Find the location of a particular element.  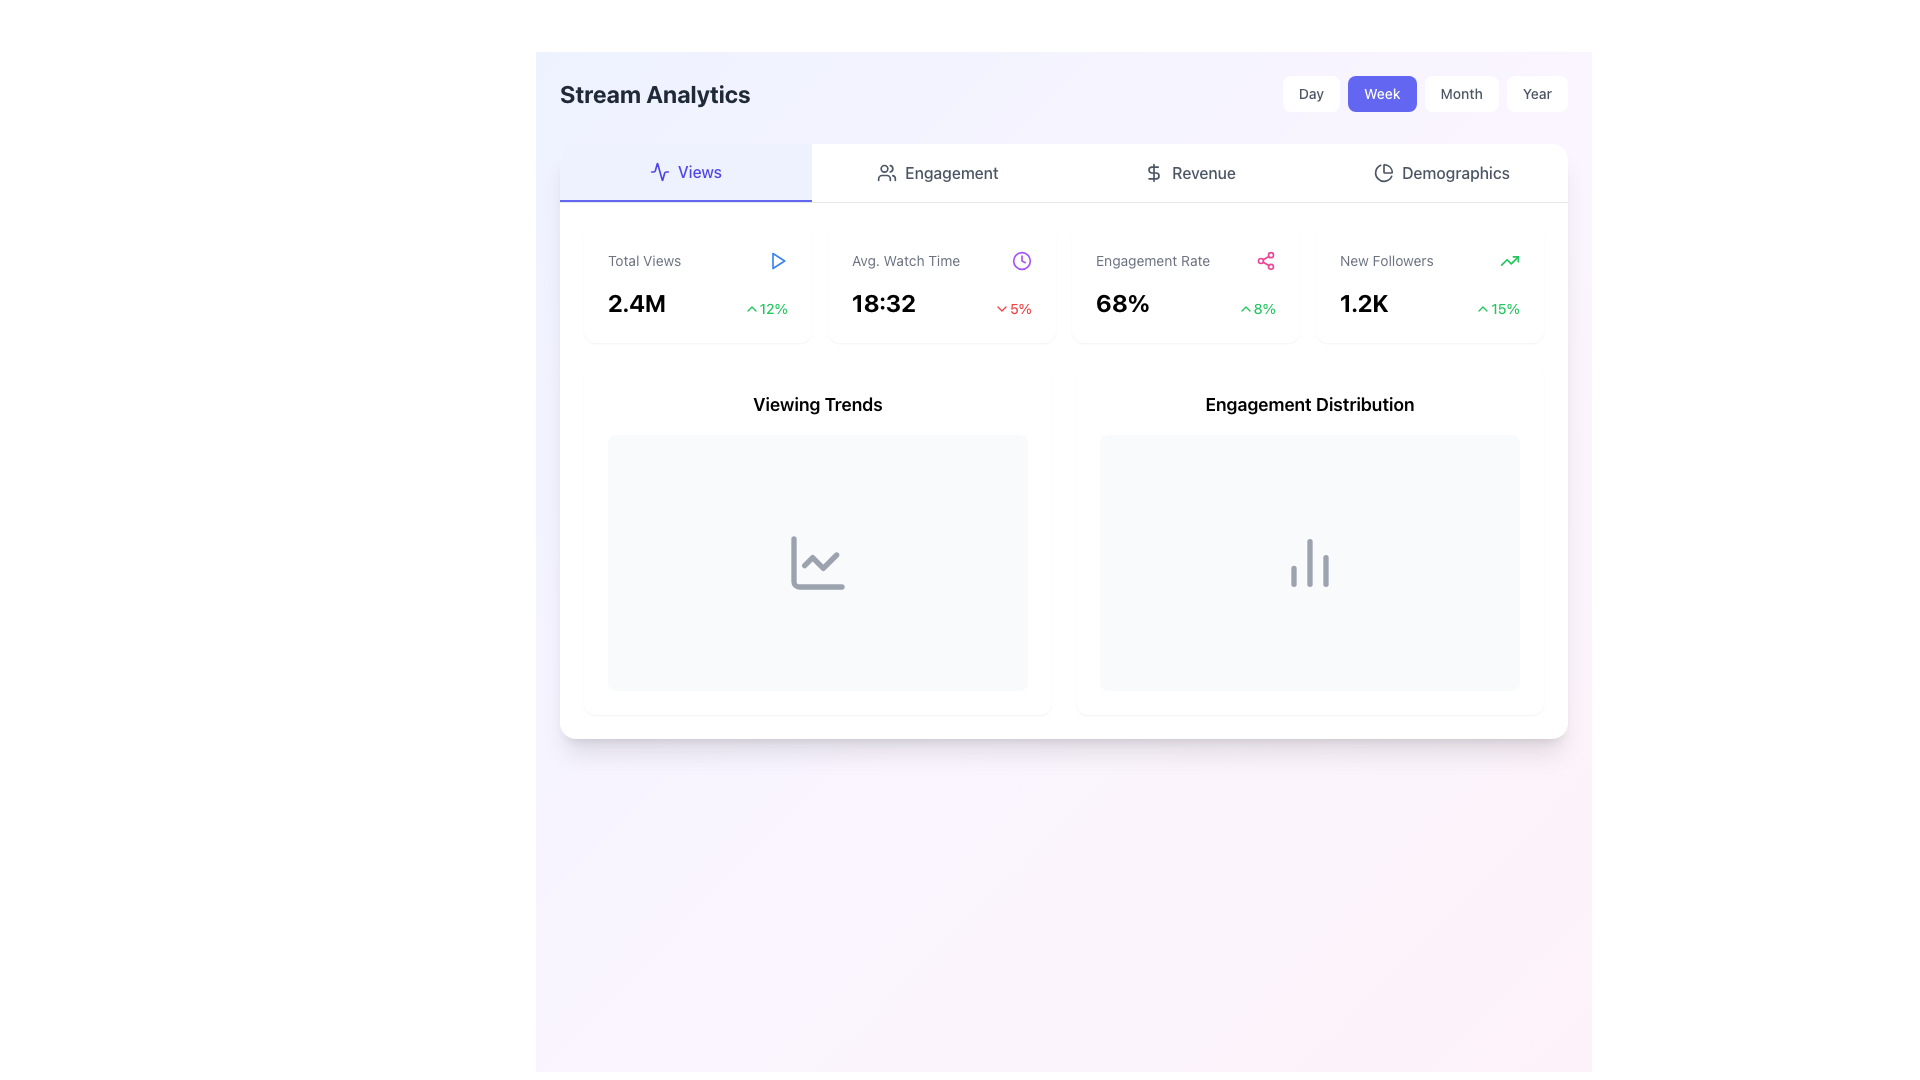

the 'Demographics' icon located in the top navigation bar, which visually identifies the demographics section is located at coordinates (1382, 172).